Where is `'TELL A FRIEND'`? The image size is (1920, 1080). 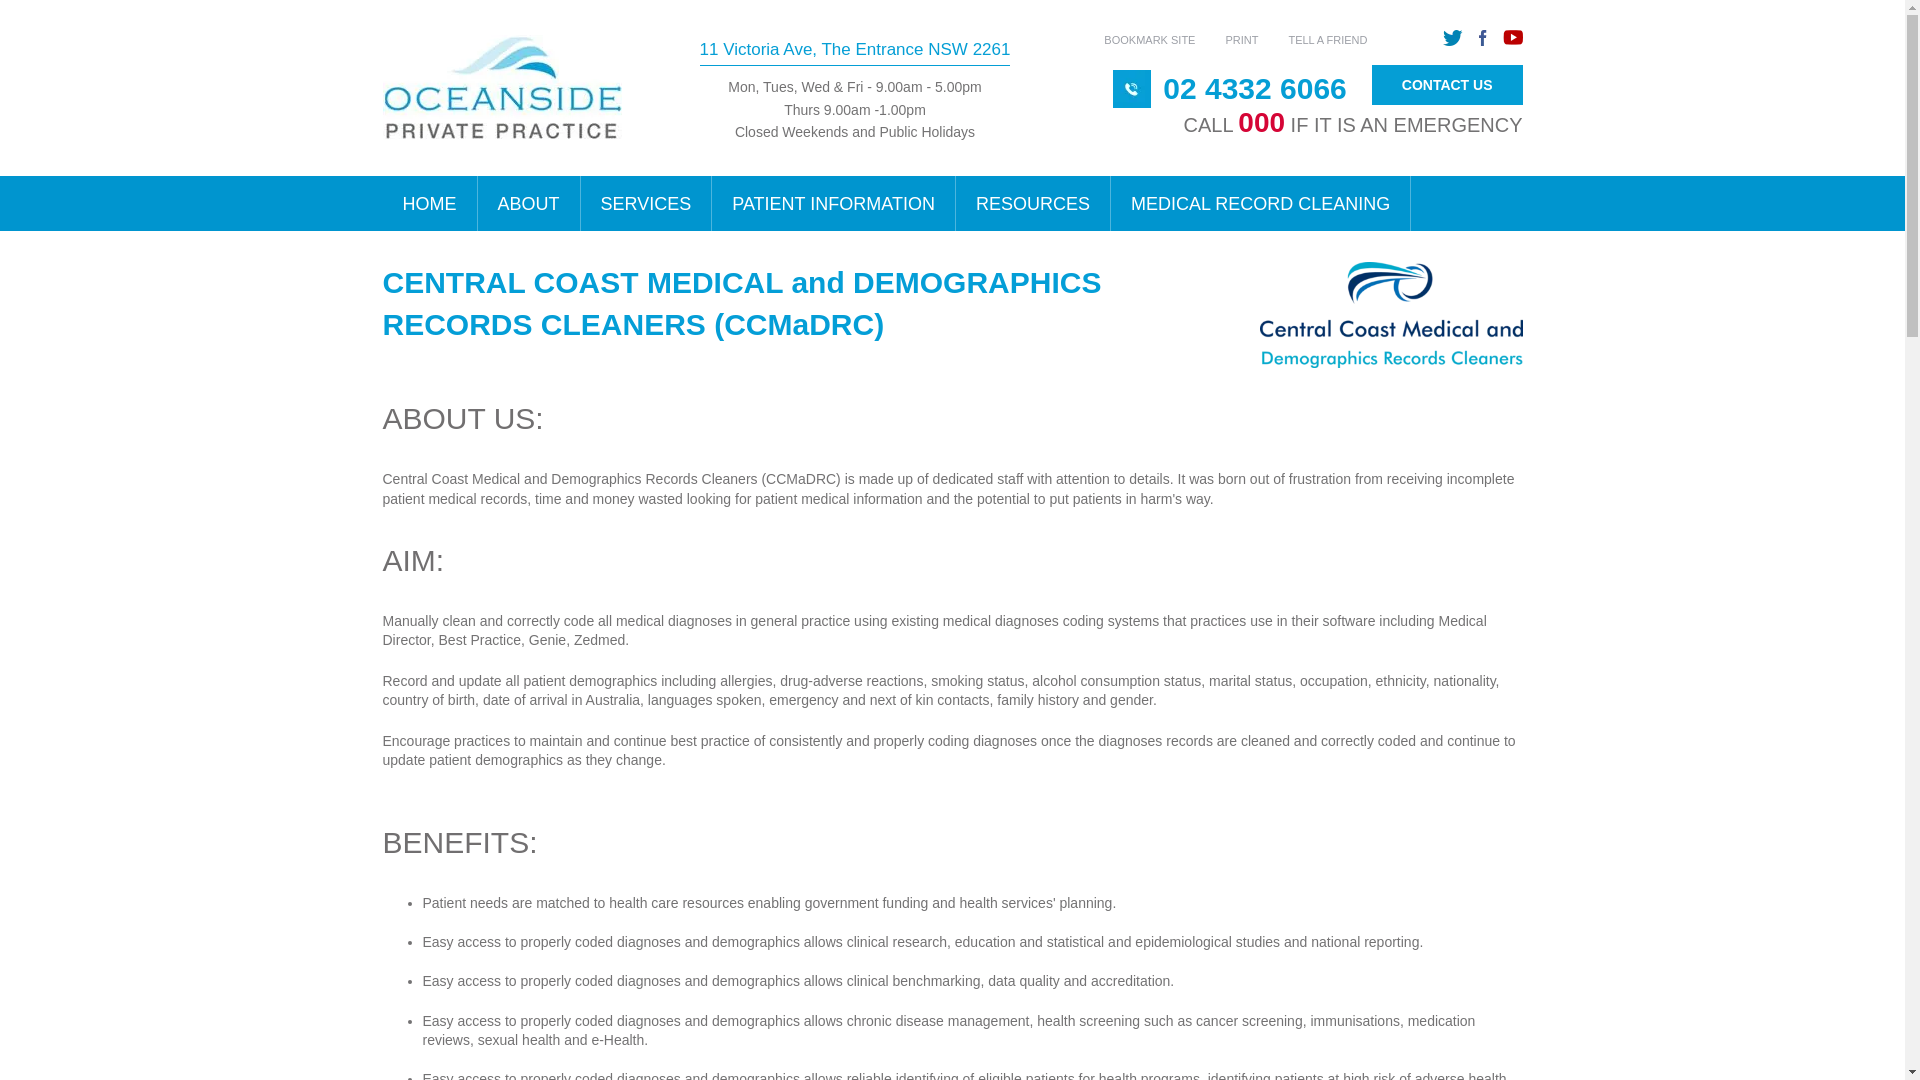
'TELL A FRIEND' is located at coordinates (1327, 39).